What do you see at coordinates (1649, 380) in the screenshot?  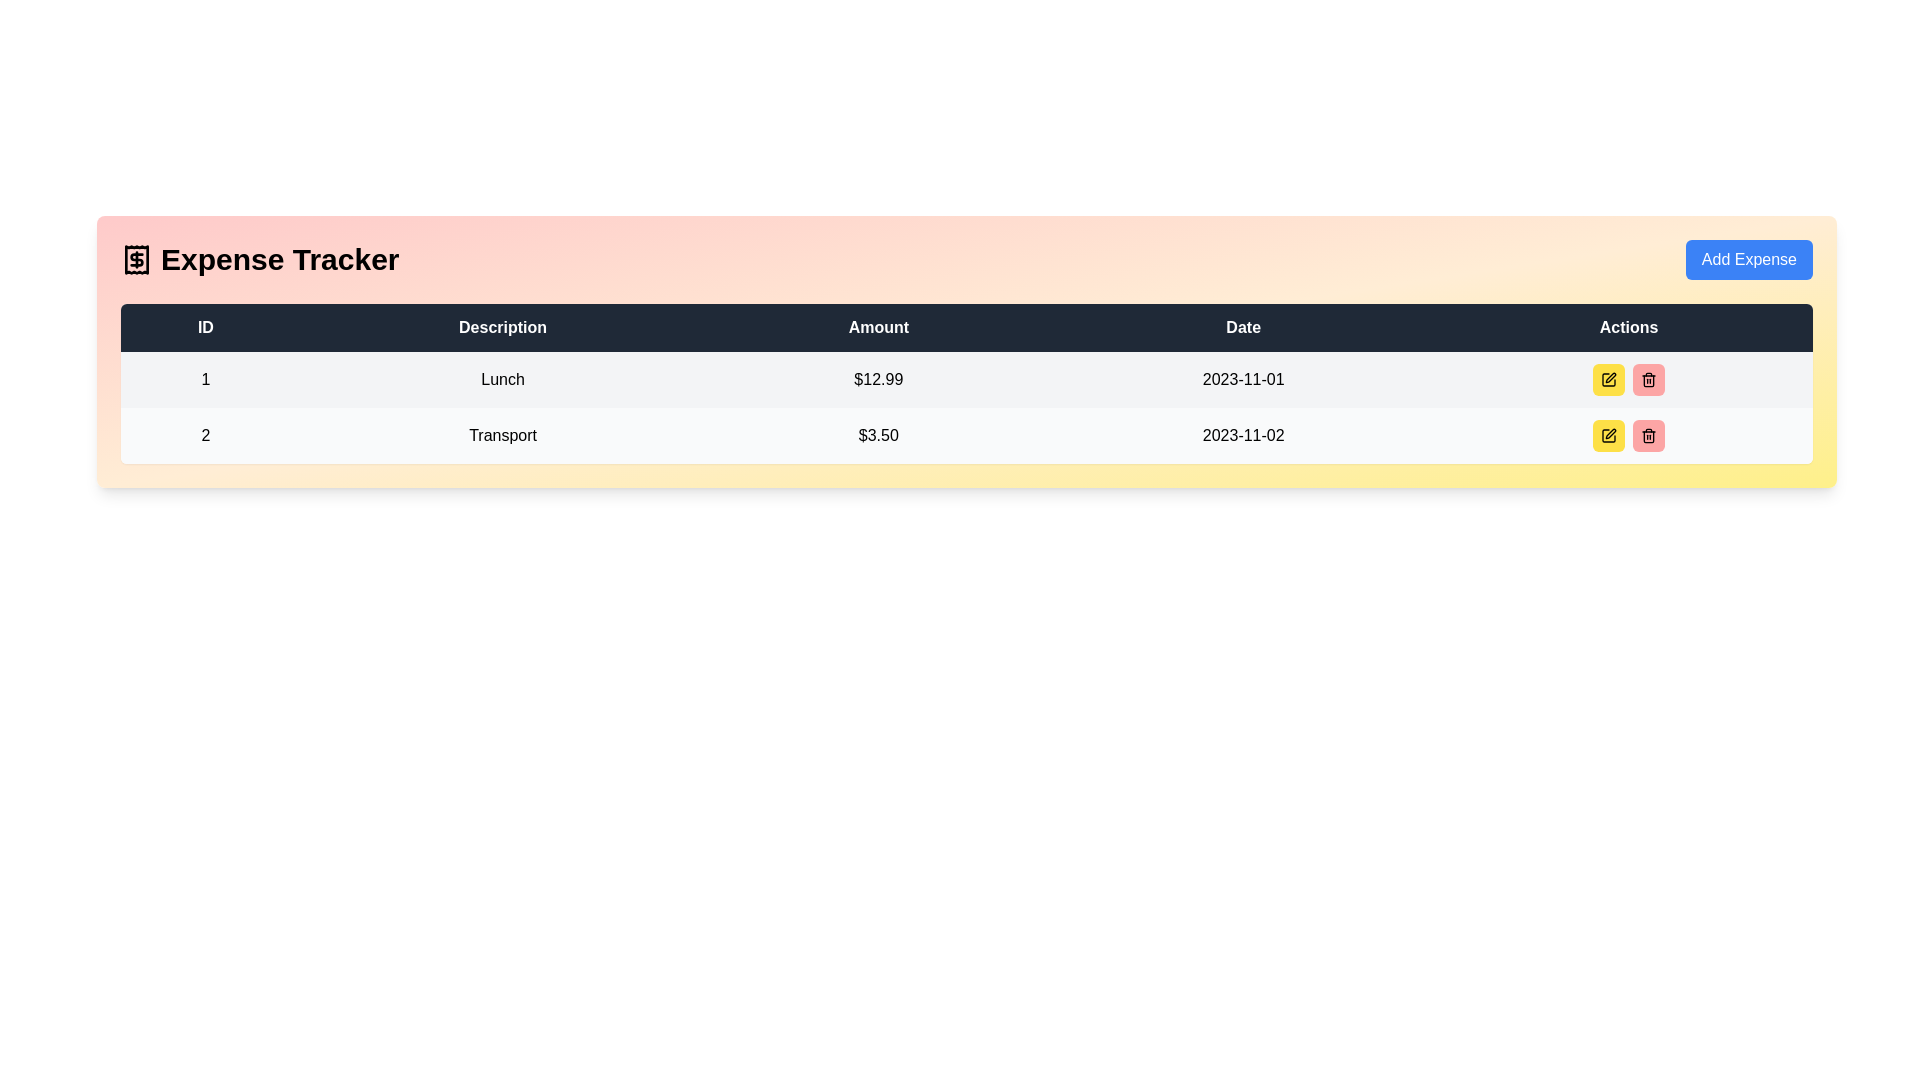 I see `the delete button located in the 'Actions' column of the second row in the 'Expense Tracker' table` at bounding box center [1649, 380].